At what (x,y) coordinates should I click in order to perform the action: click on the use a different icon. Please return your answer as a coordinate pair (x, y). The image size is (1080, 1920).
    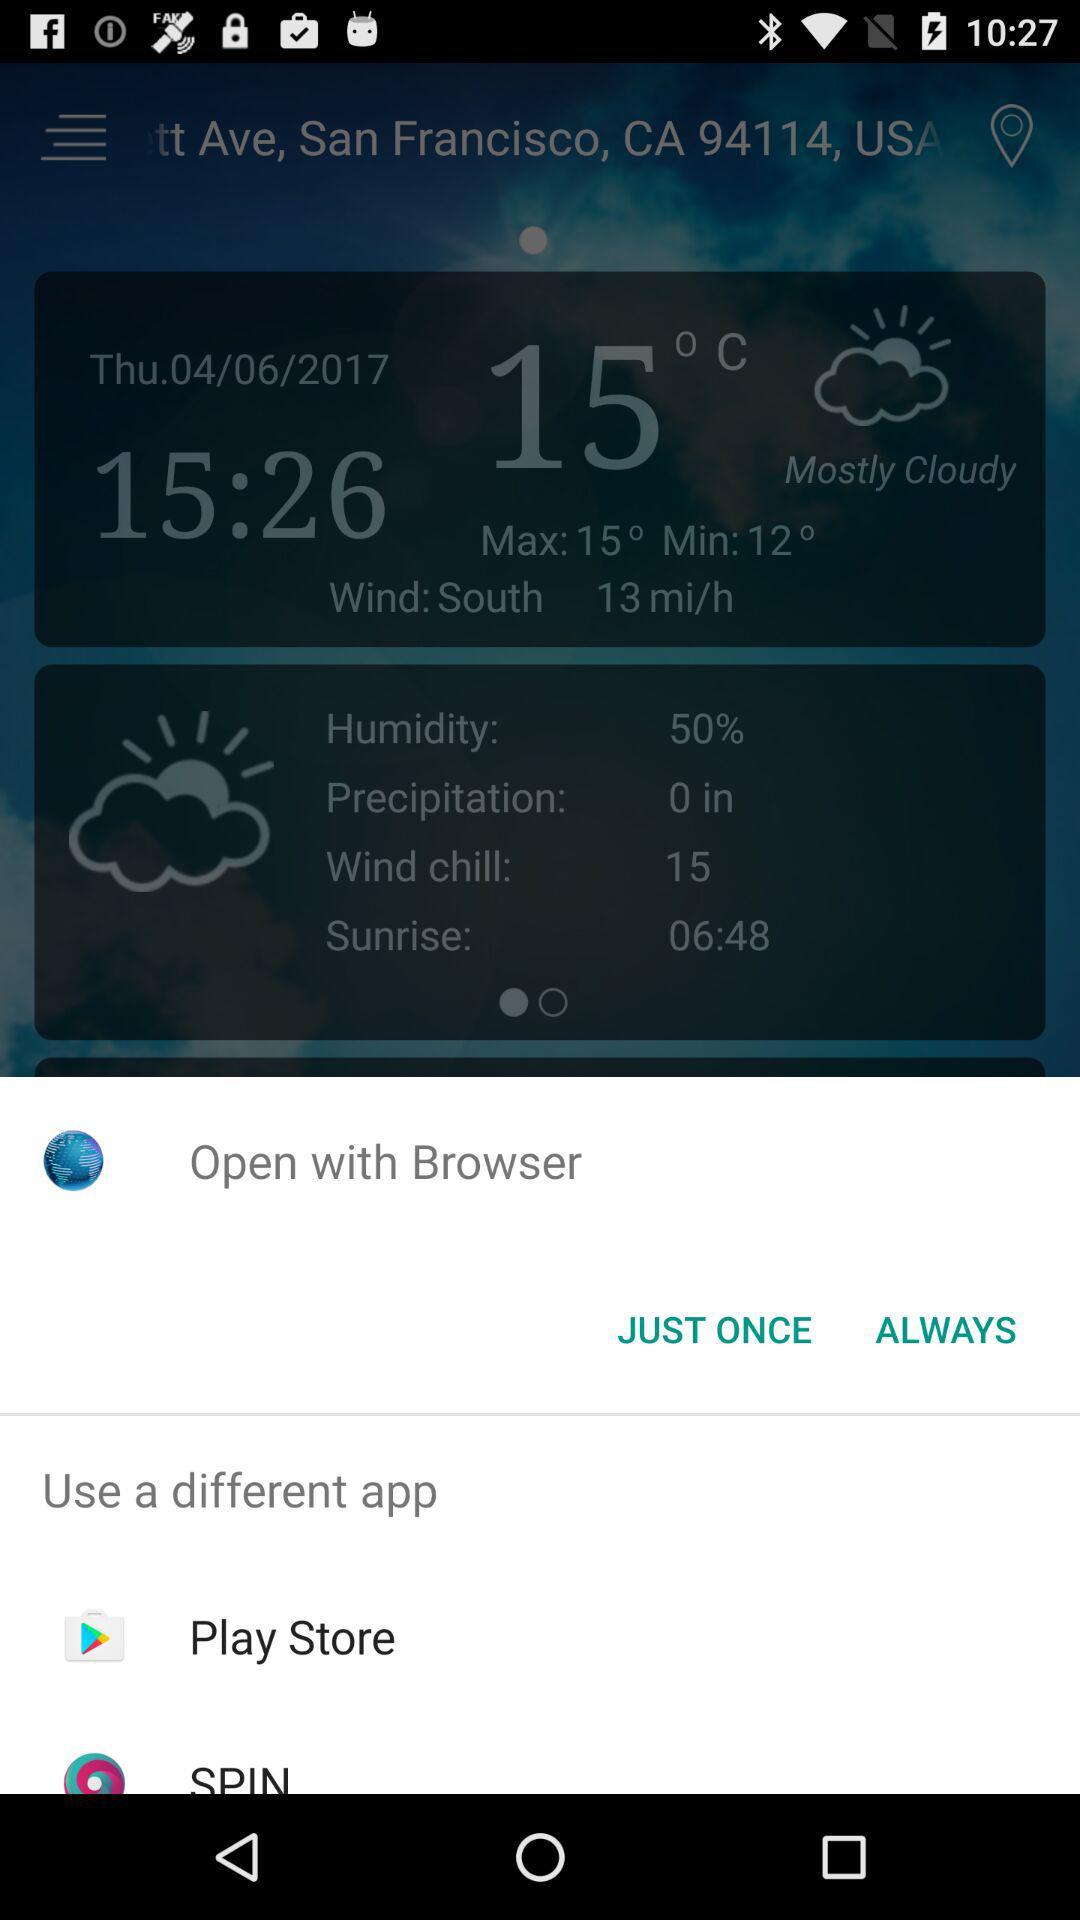
    Looking at the image, I should click on (540, 1489).